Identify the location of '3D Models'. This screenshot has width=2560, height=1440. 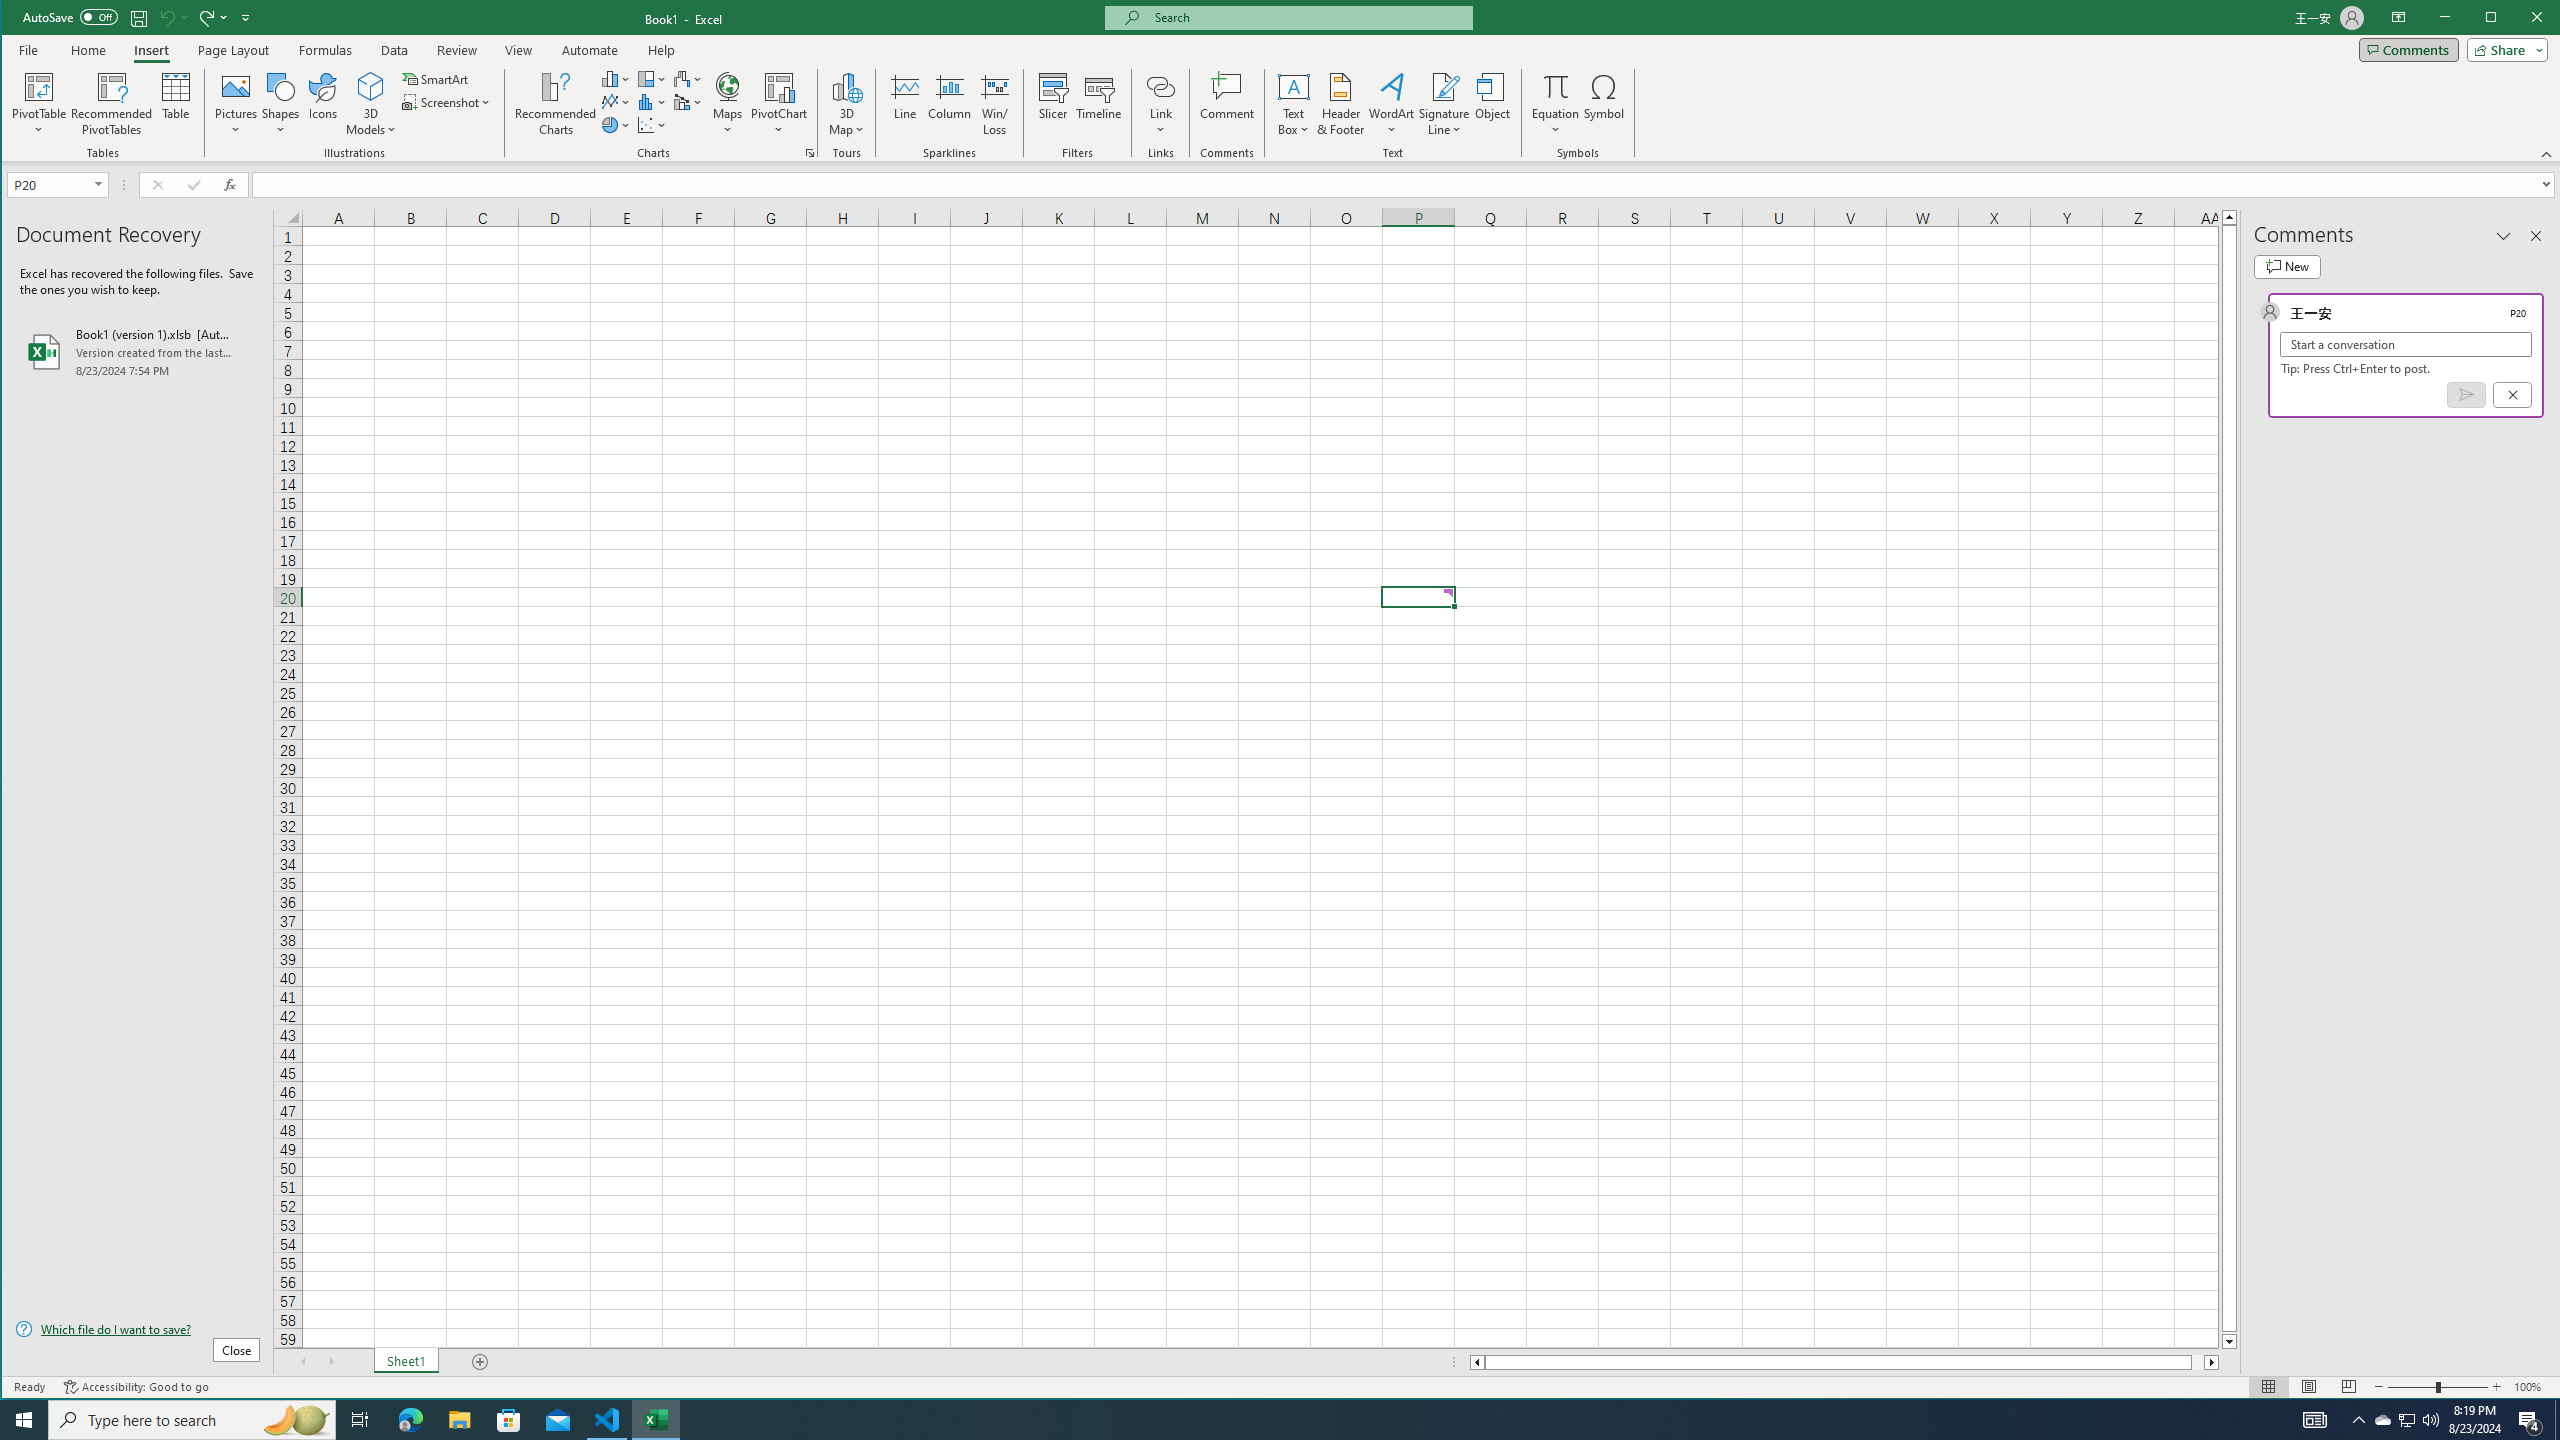
(370, 103).